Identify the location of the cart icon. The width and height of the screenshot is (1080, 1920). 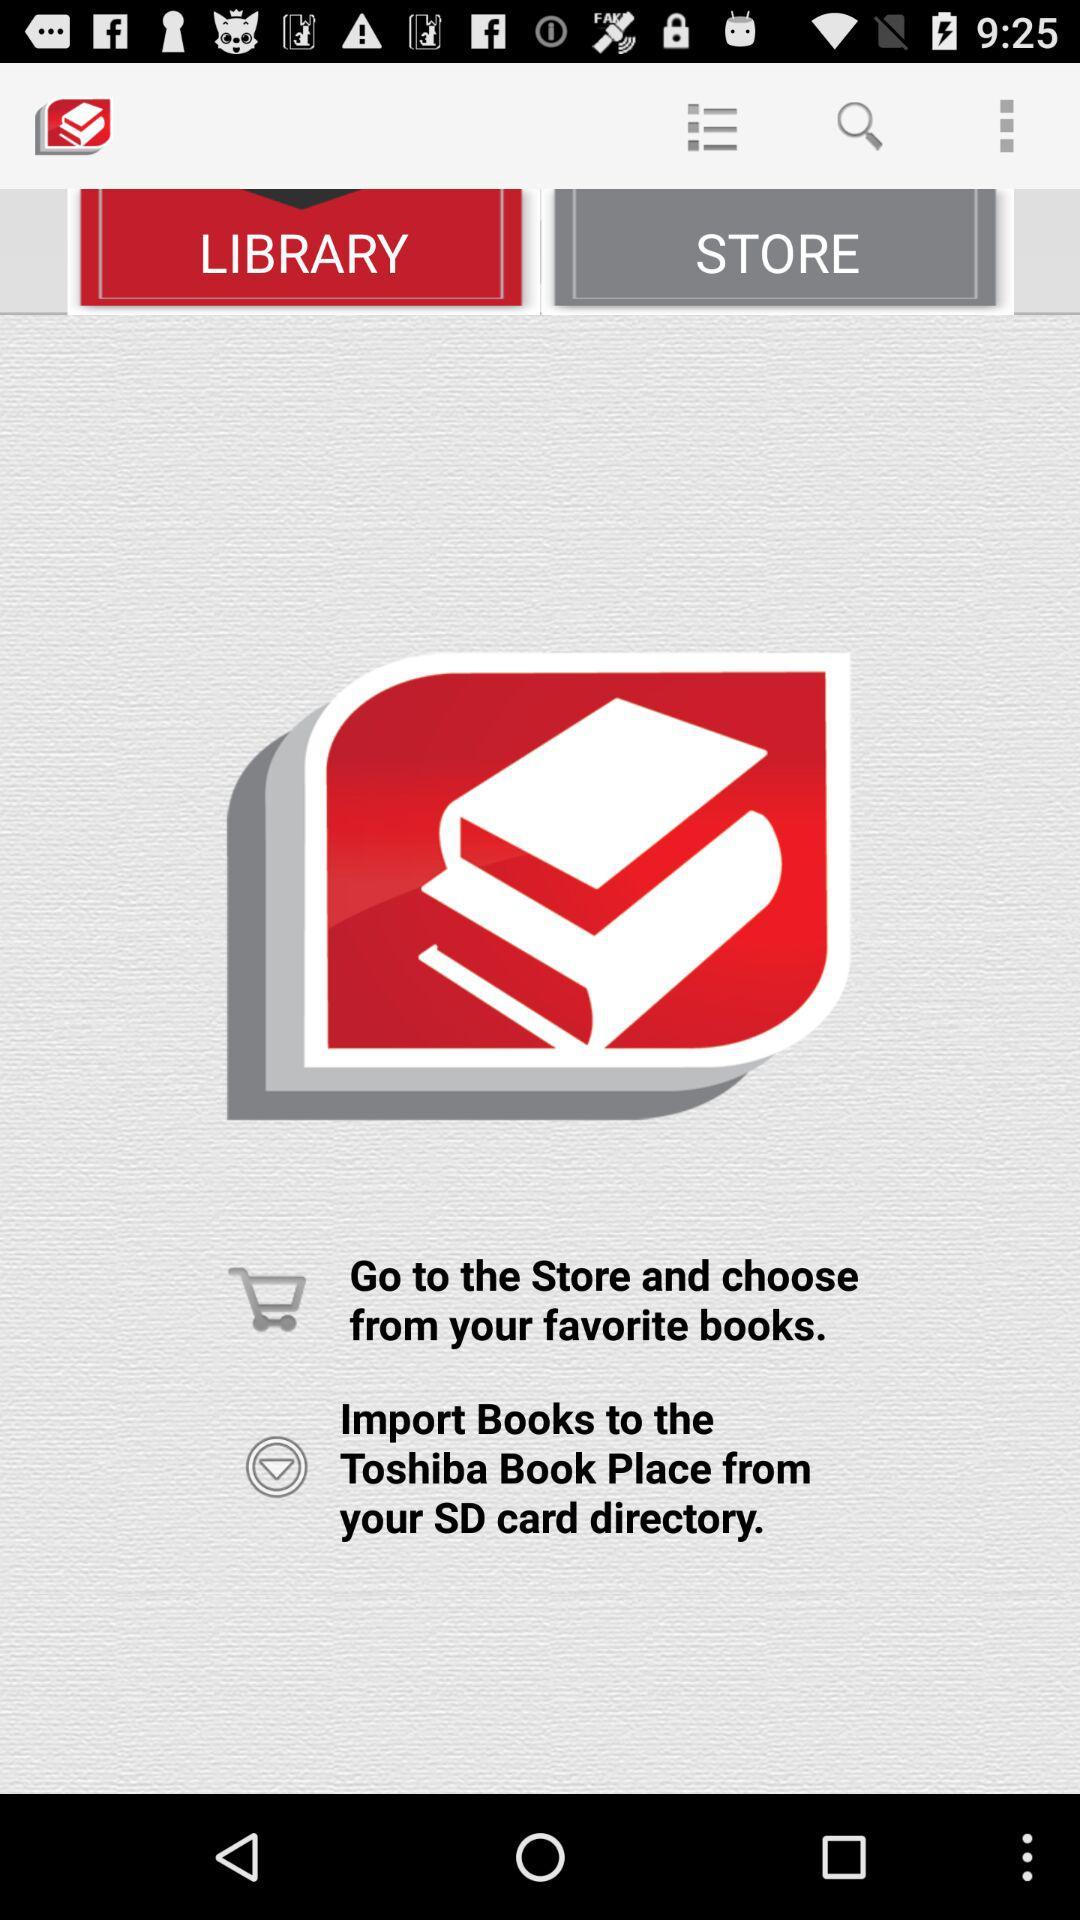
(266, 1389).